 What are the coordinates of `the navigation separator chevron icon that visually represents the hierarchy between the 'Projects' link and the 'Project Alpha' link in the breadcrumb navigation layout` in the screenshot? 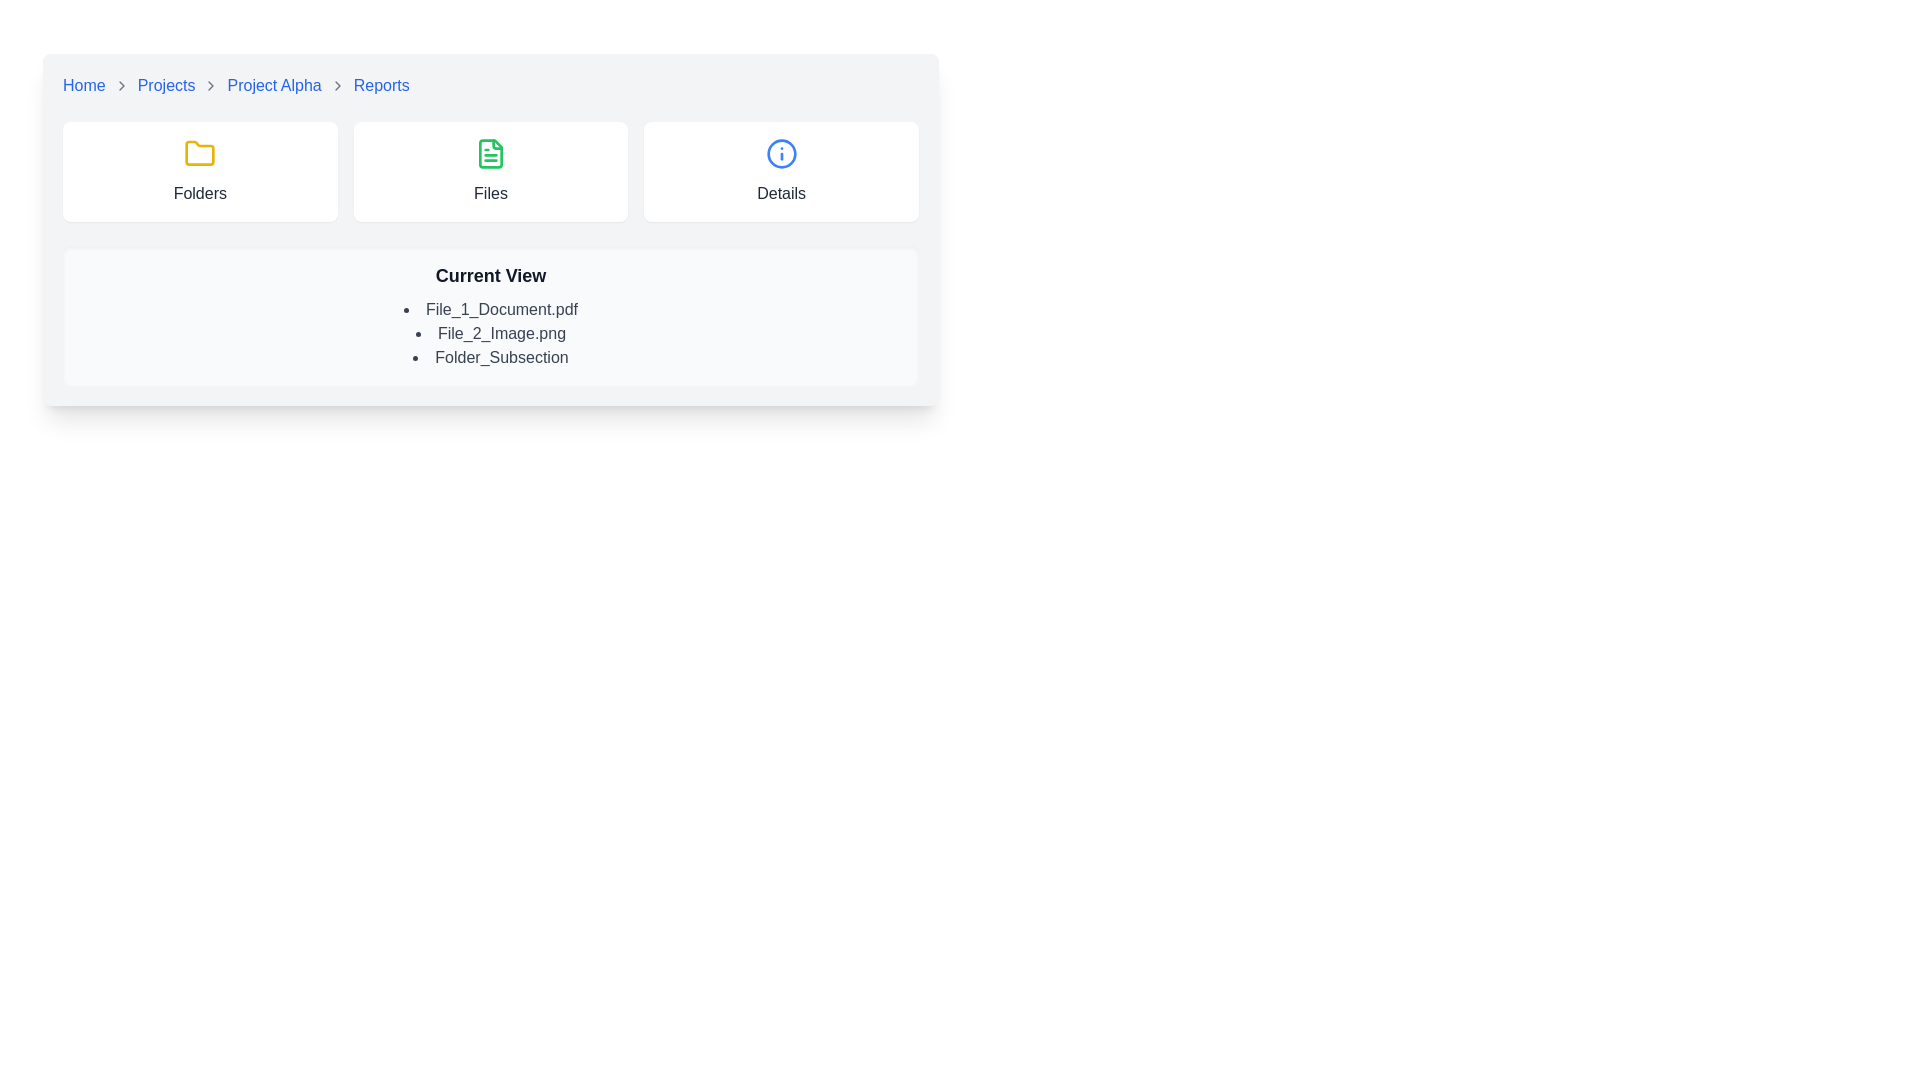 It's located at (211, 84).